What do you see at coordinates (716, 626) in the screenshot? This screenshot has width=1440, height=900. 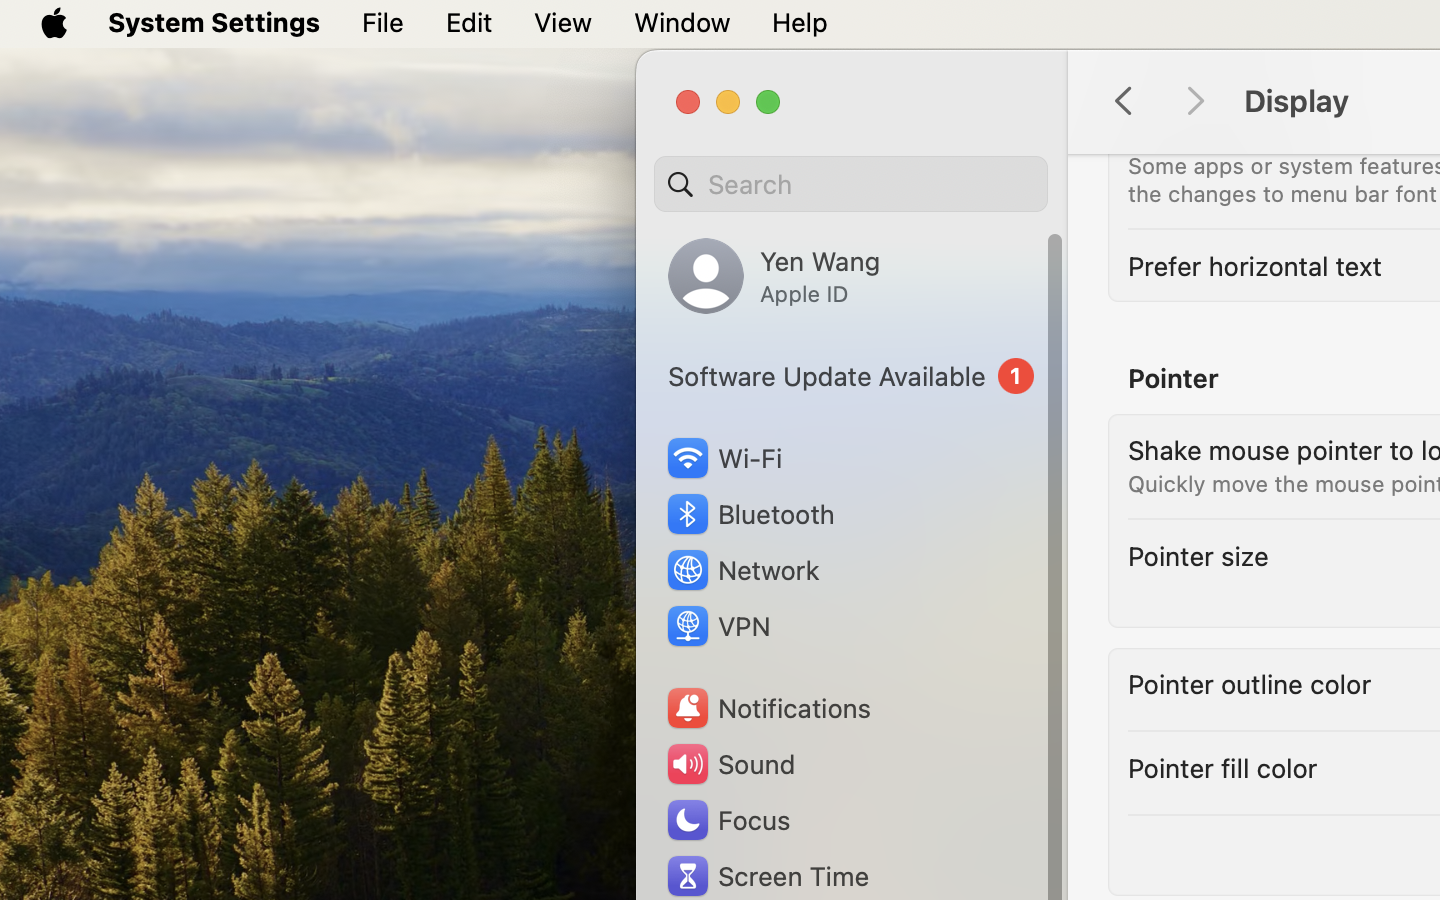 I see `'VPN'` at bounding box center [716, 626].